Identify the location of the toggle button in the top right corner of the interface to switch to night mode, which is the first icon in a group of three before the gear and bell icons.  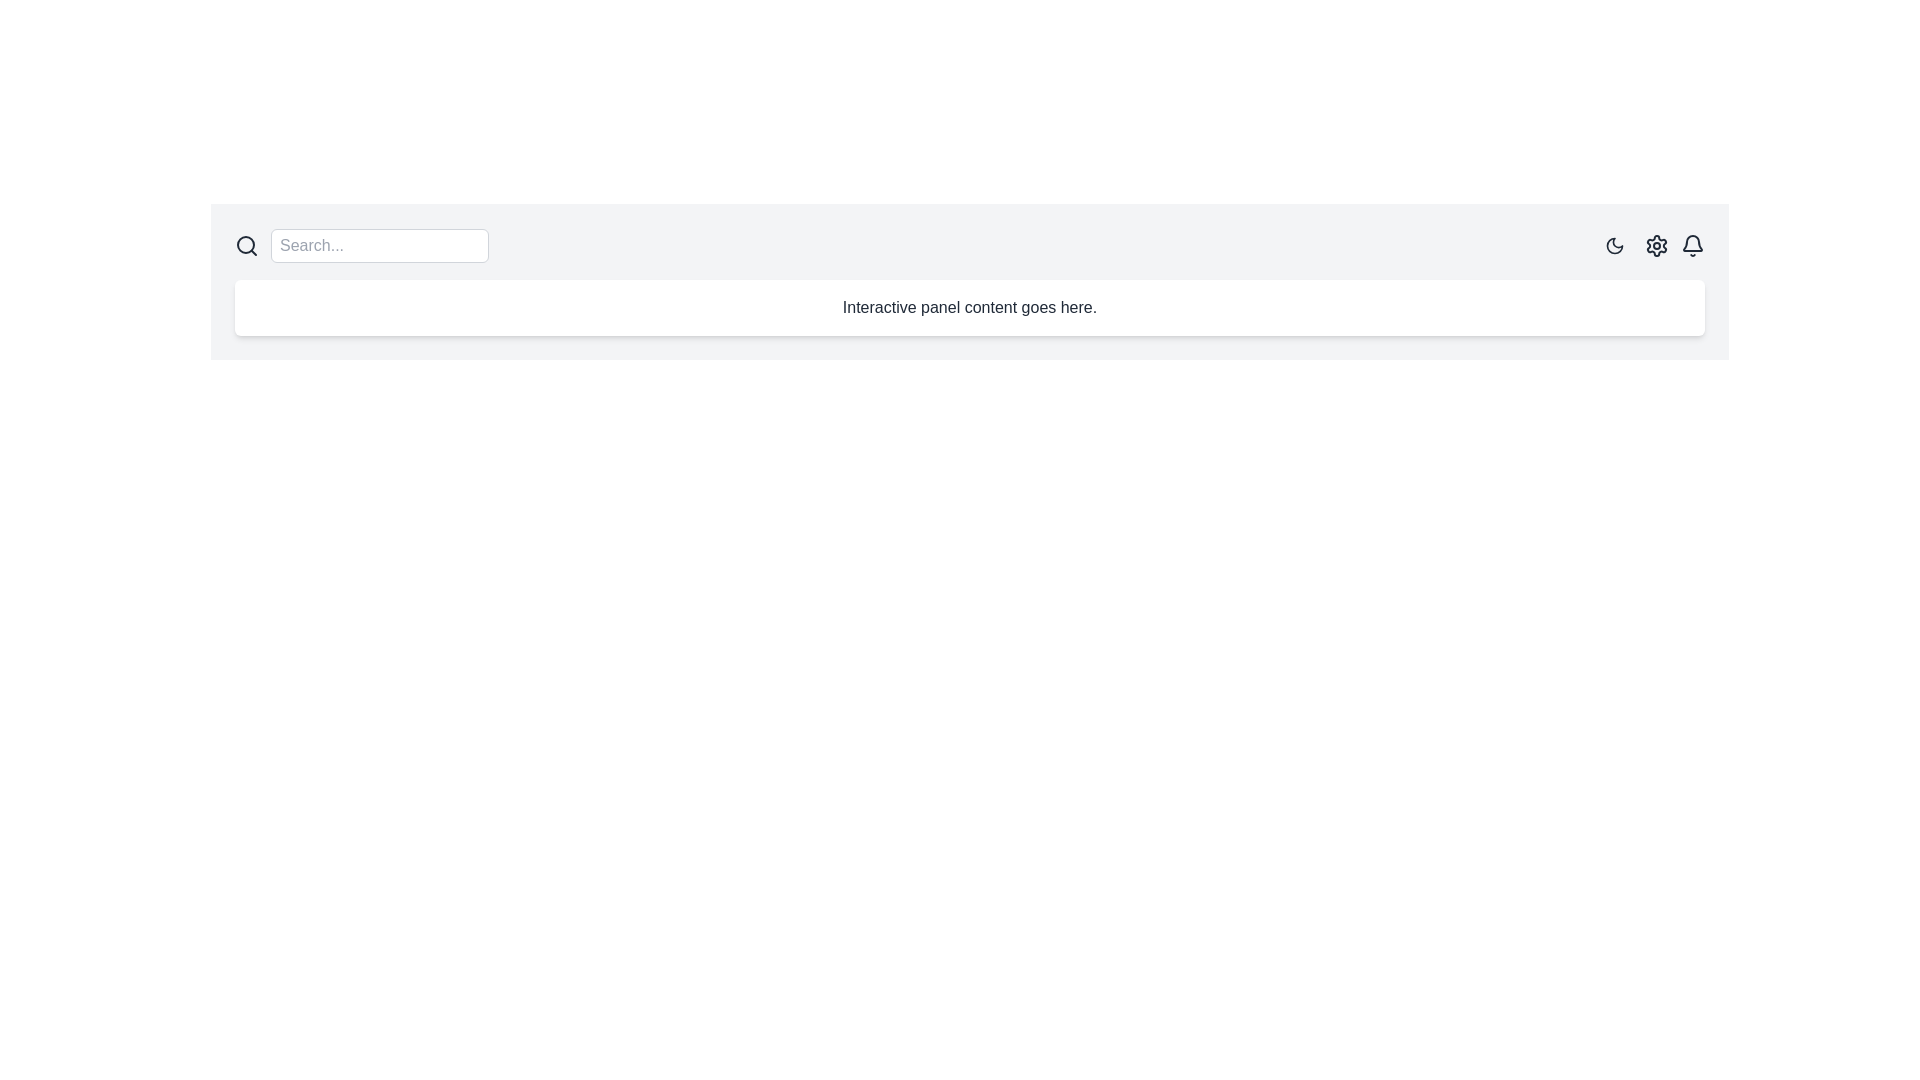
(1614, 245).